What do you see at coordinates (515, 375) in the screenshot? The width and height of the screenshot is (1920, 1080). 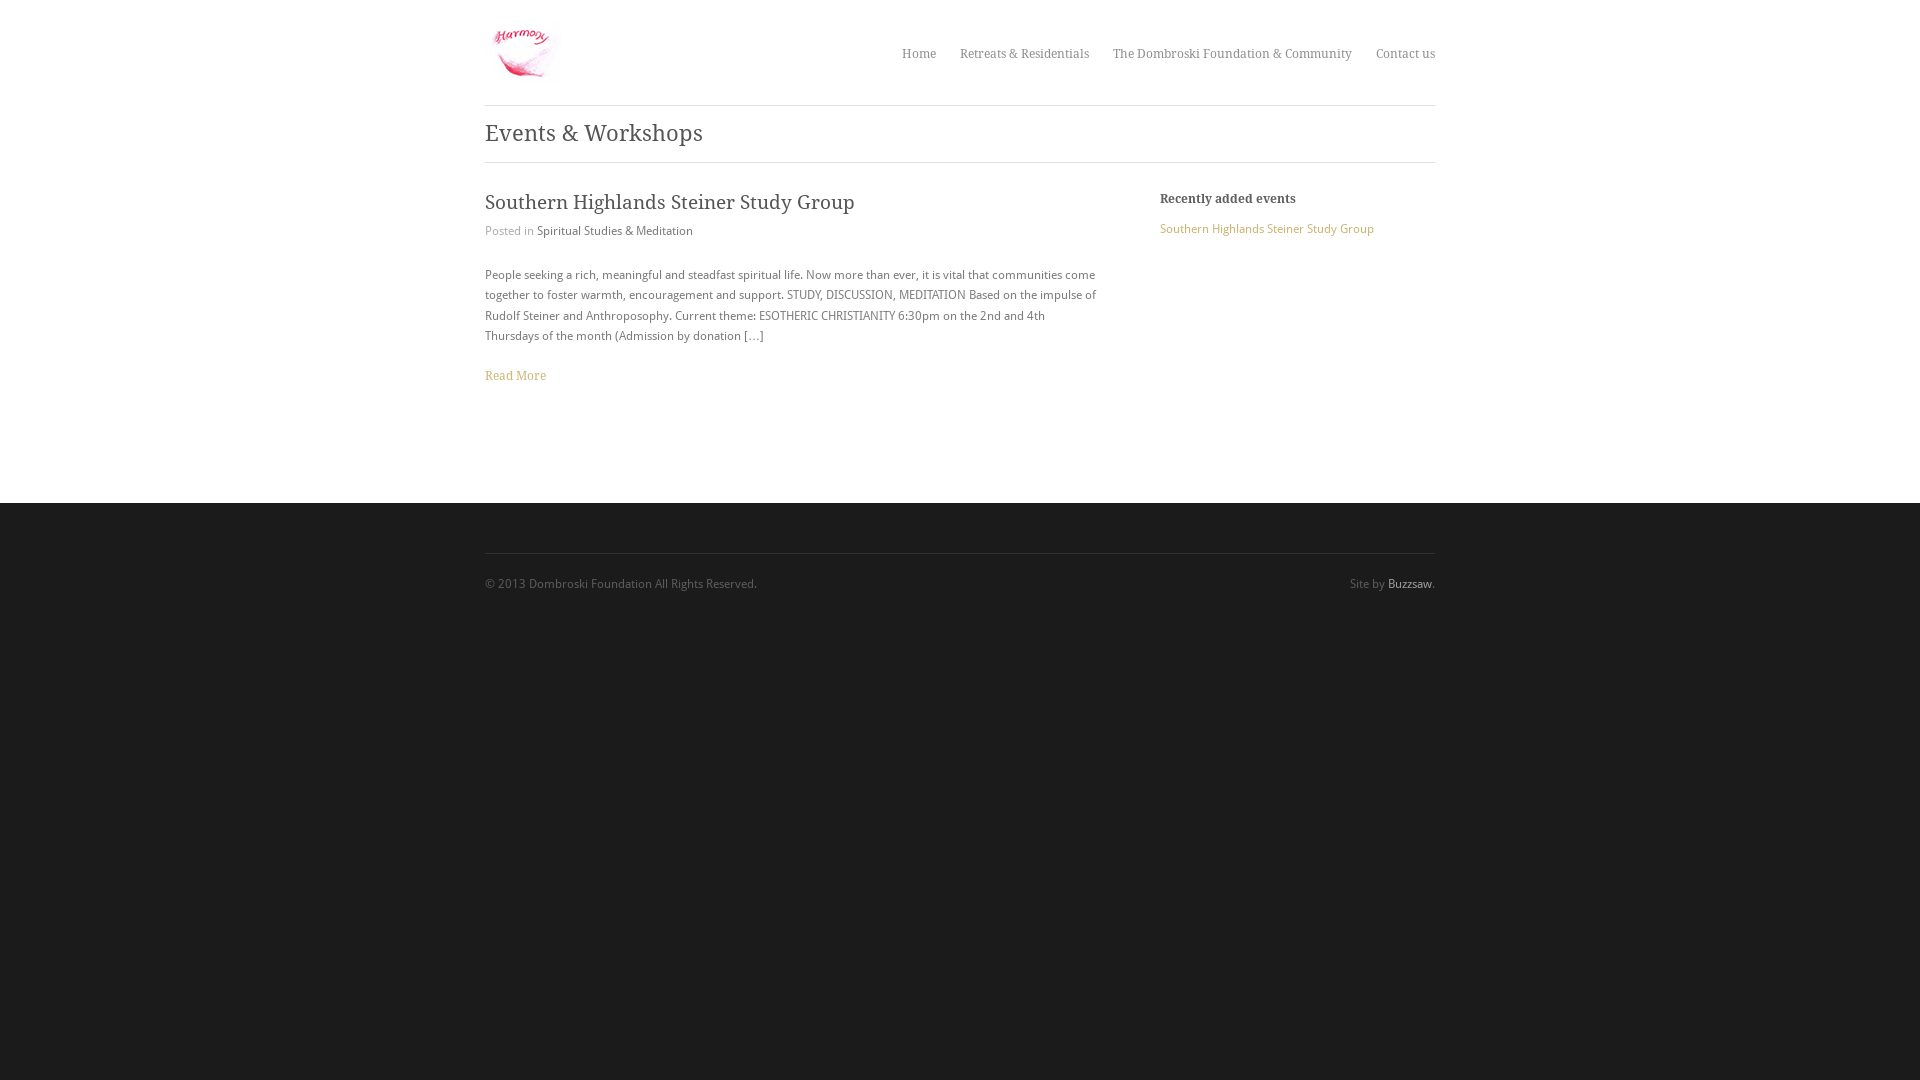 I see `'Read More'` at bounding box center [515, 375].